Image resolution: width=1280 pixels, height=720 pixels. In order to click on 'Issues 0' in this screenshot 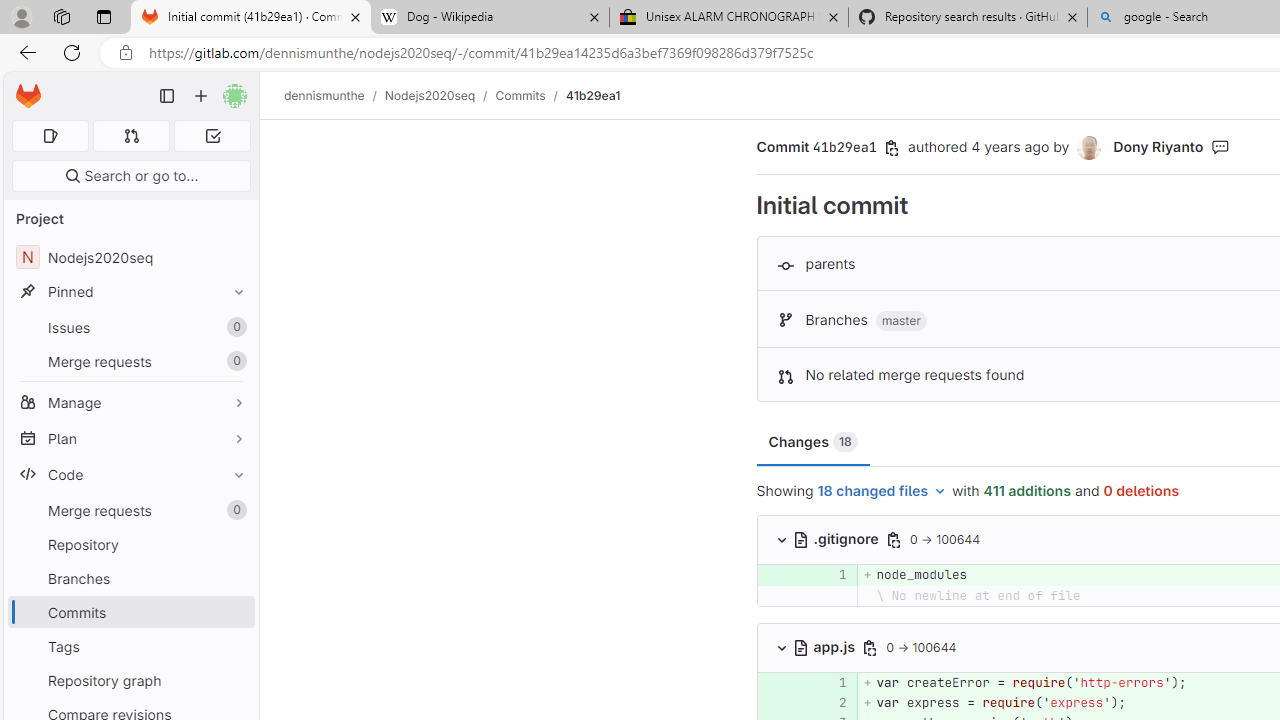, I will do `click(130, 326)`.